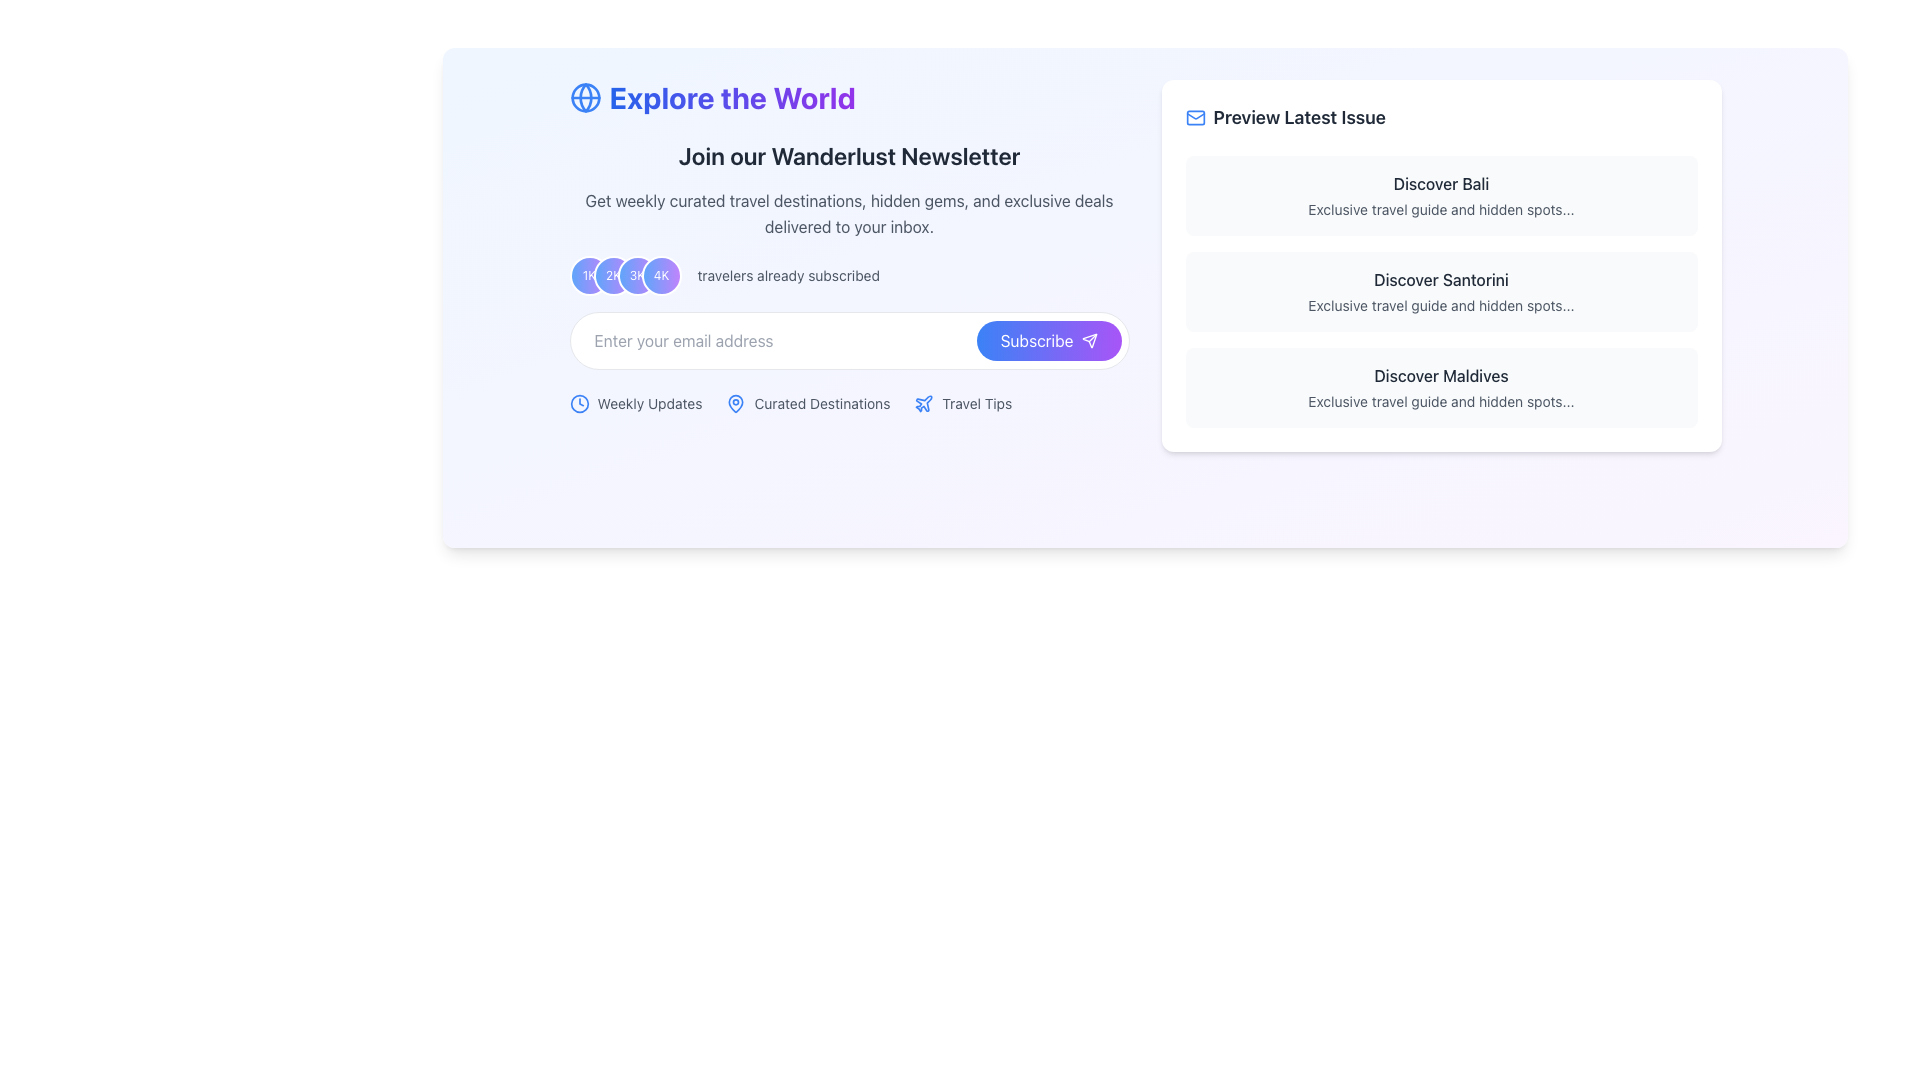 This screenshot has width=1920, height=1080. I want to click on the first icon representing weekly updates, located near the bottom of the left content section, to the left of the text 'Weekly Updates', so click(578, 404).